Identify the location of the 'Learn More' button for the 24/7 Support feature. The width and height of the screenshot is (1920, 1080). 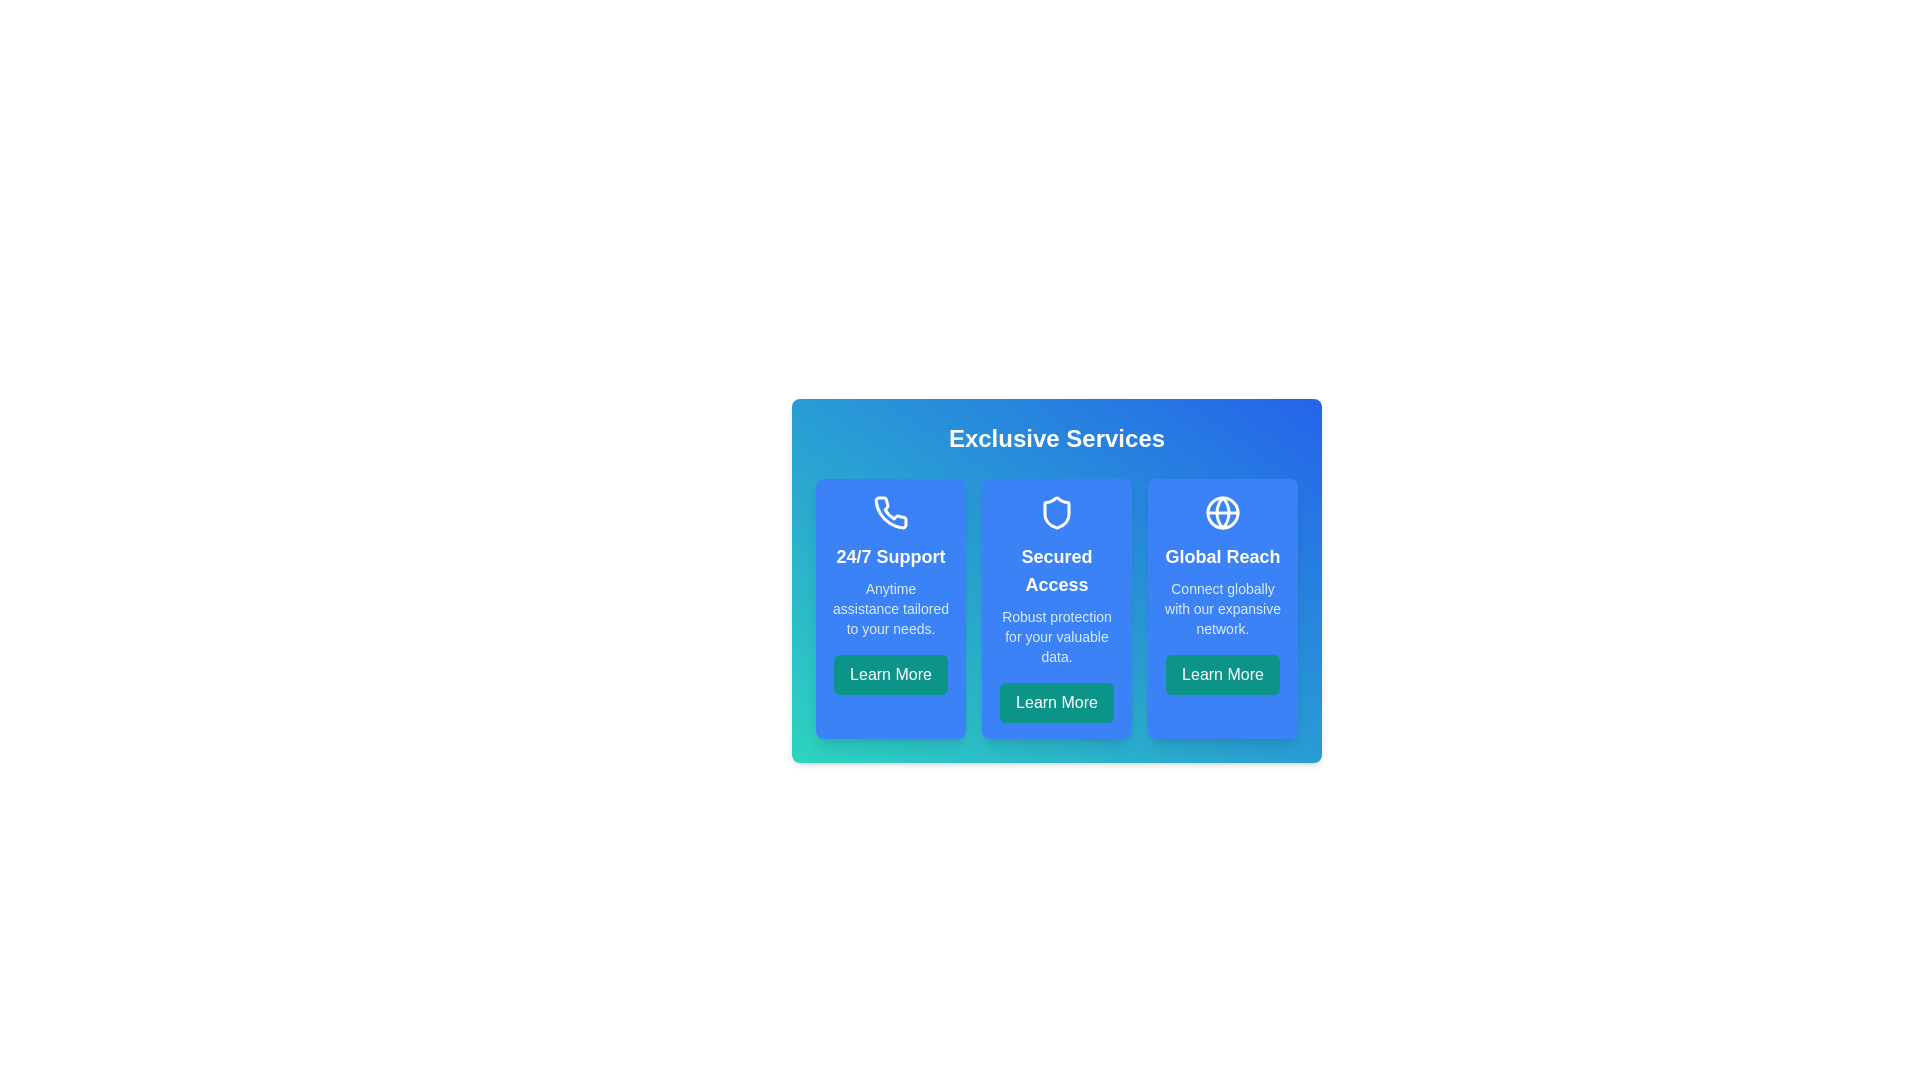
(890, 675).